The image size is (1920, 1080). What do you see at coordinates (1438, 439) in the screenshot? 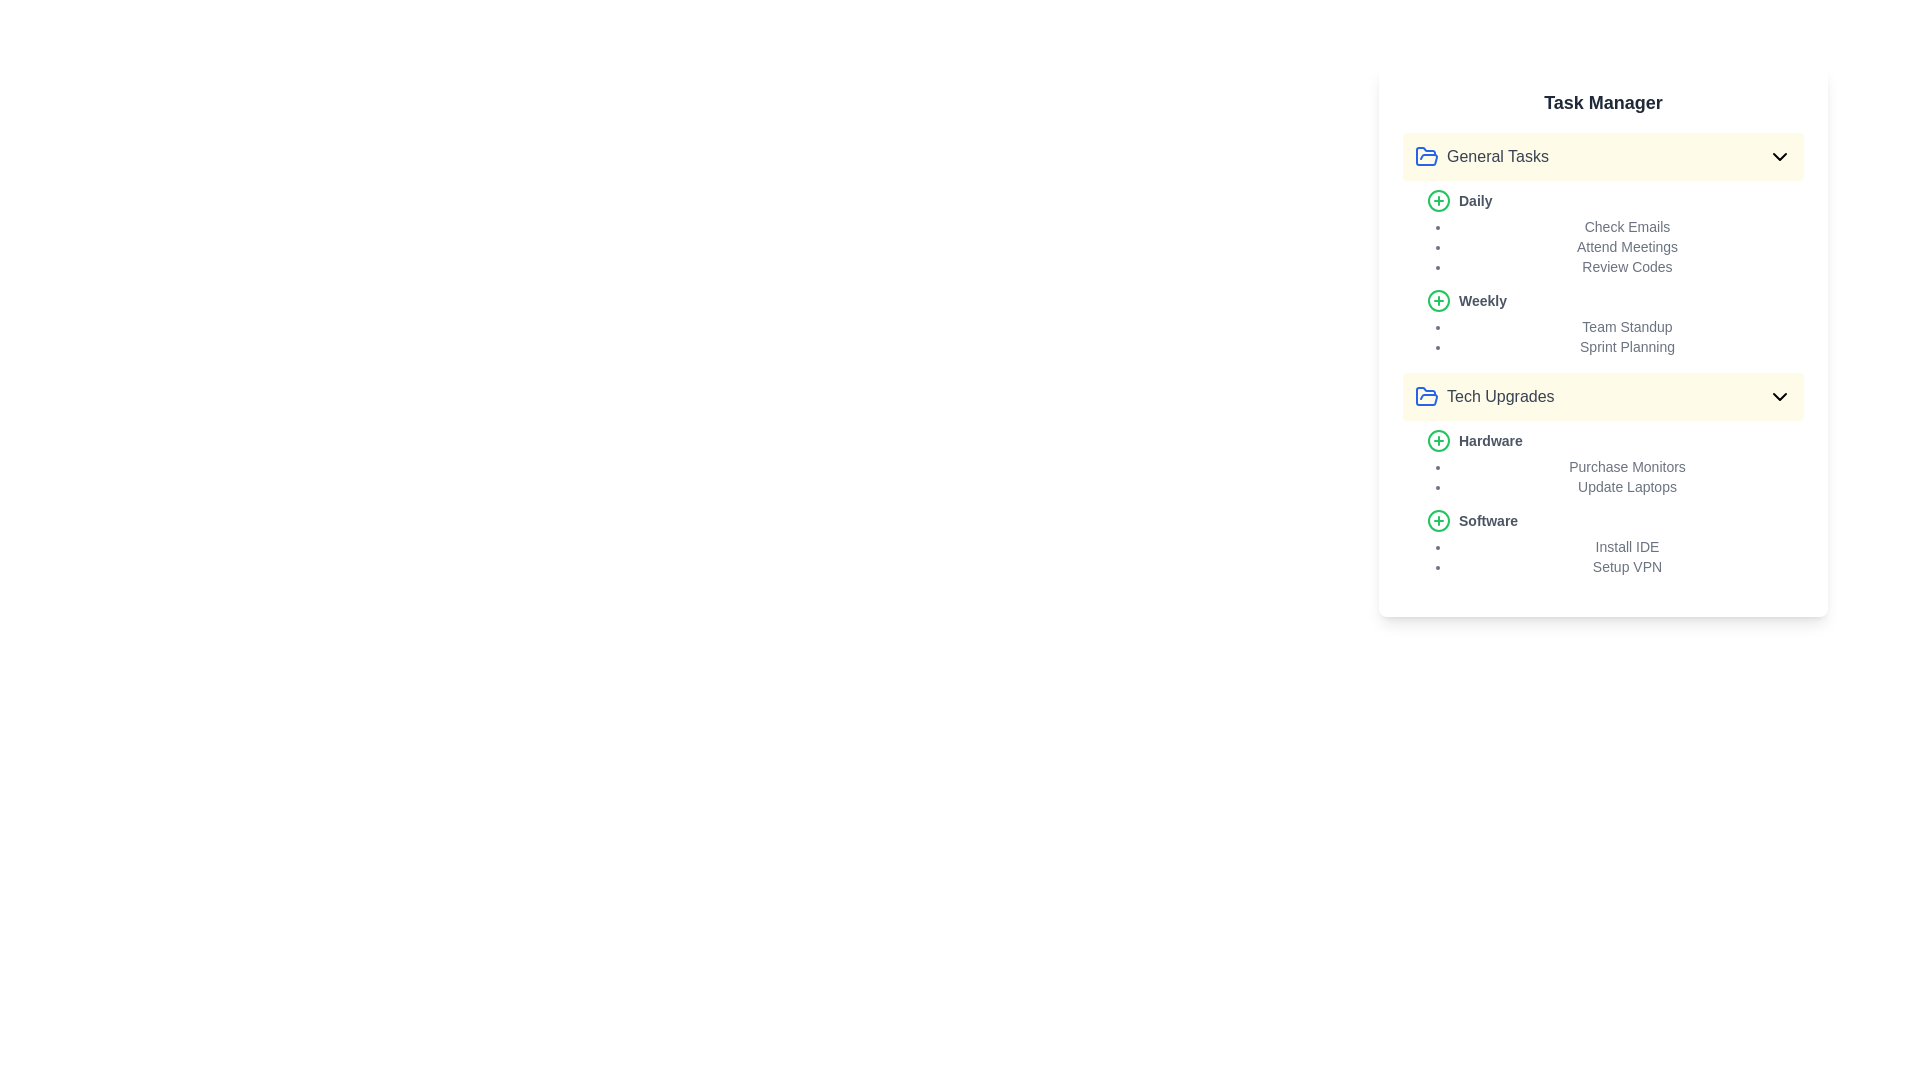
I see `the green circled plus sign icon button located in the task list under the 'Tech Upgrades' category` at bounding box center [1438, 439].